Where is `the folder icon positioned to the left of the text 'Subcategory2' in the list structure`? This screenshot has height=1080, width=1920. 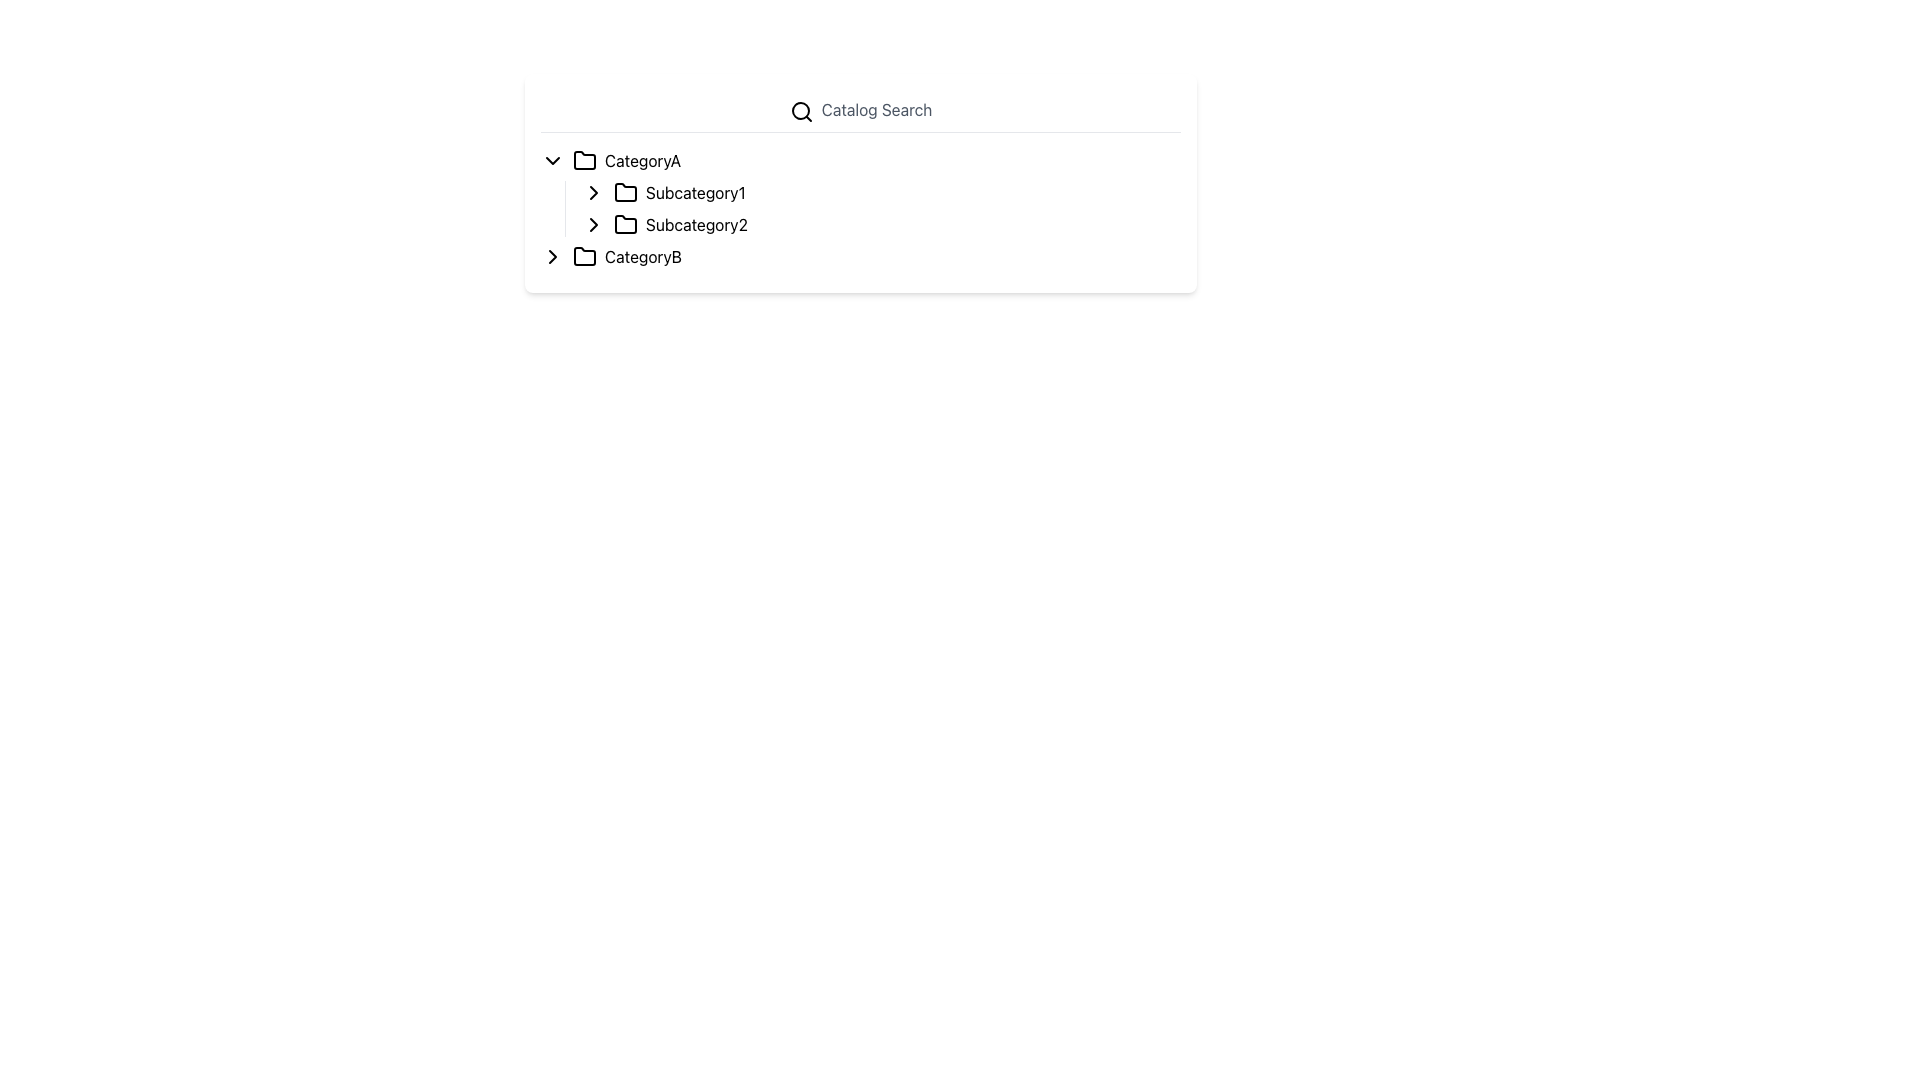
the folder icon positioned to the left of the text 'Subcategory2' in the list structure is located at coordinates (624, 223).